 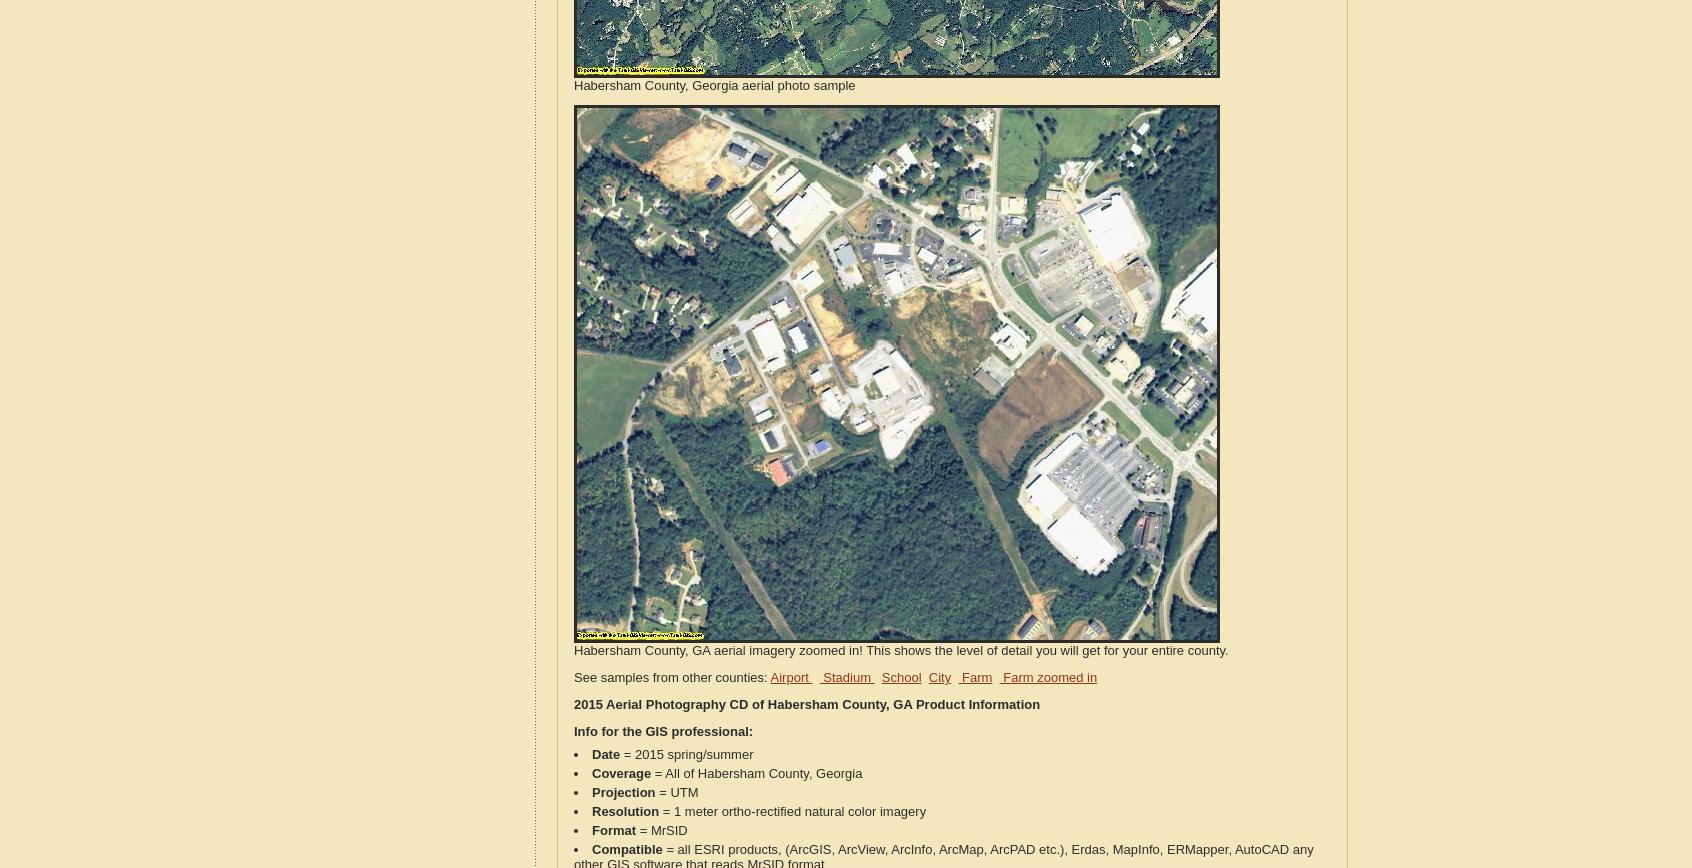 What do you see at coordinates (880, 677) in the screenshot?
I see `'School'` at bounding box center [880, 677].